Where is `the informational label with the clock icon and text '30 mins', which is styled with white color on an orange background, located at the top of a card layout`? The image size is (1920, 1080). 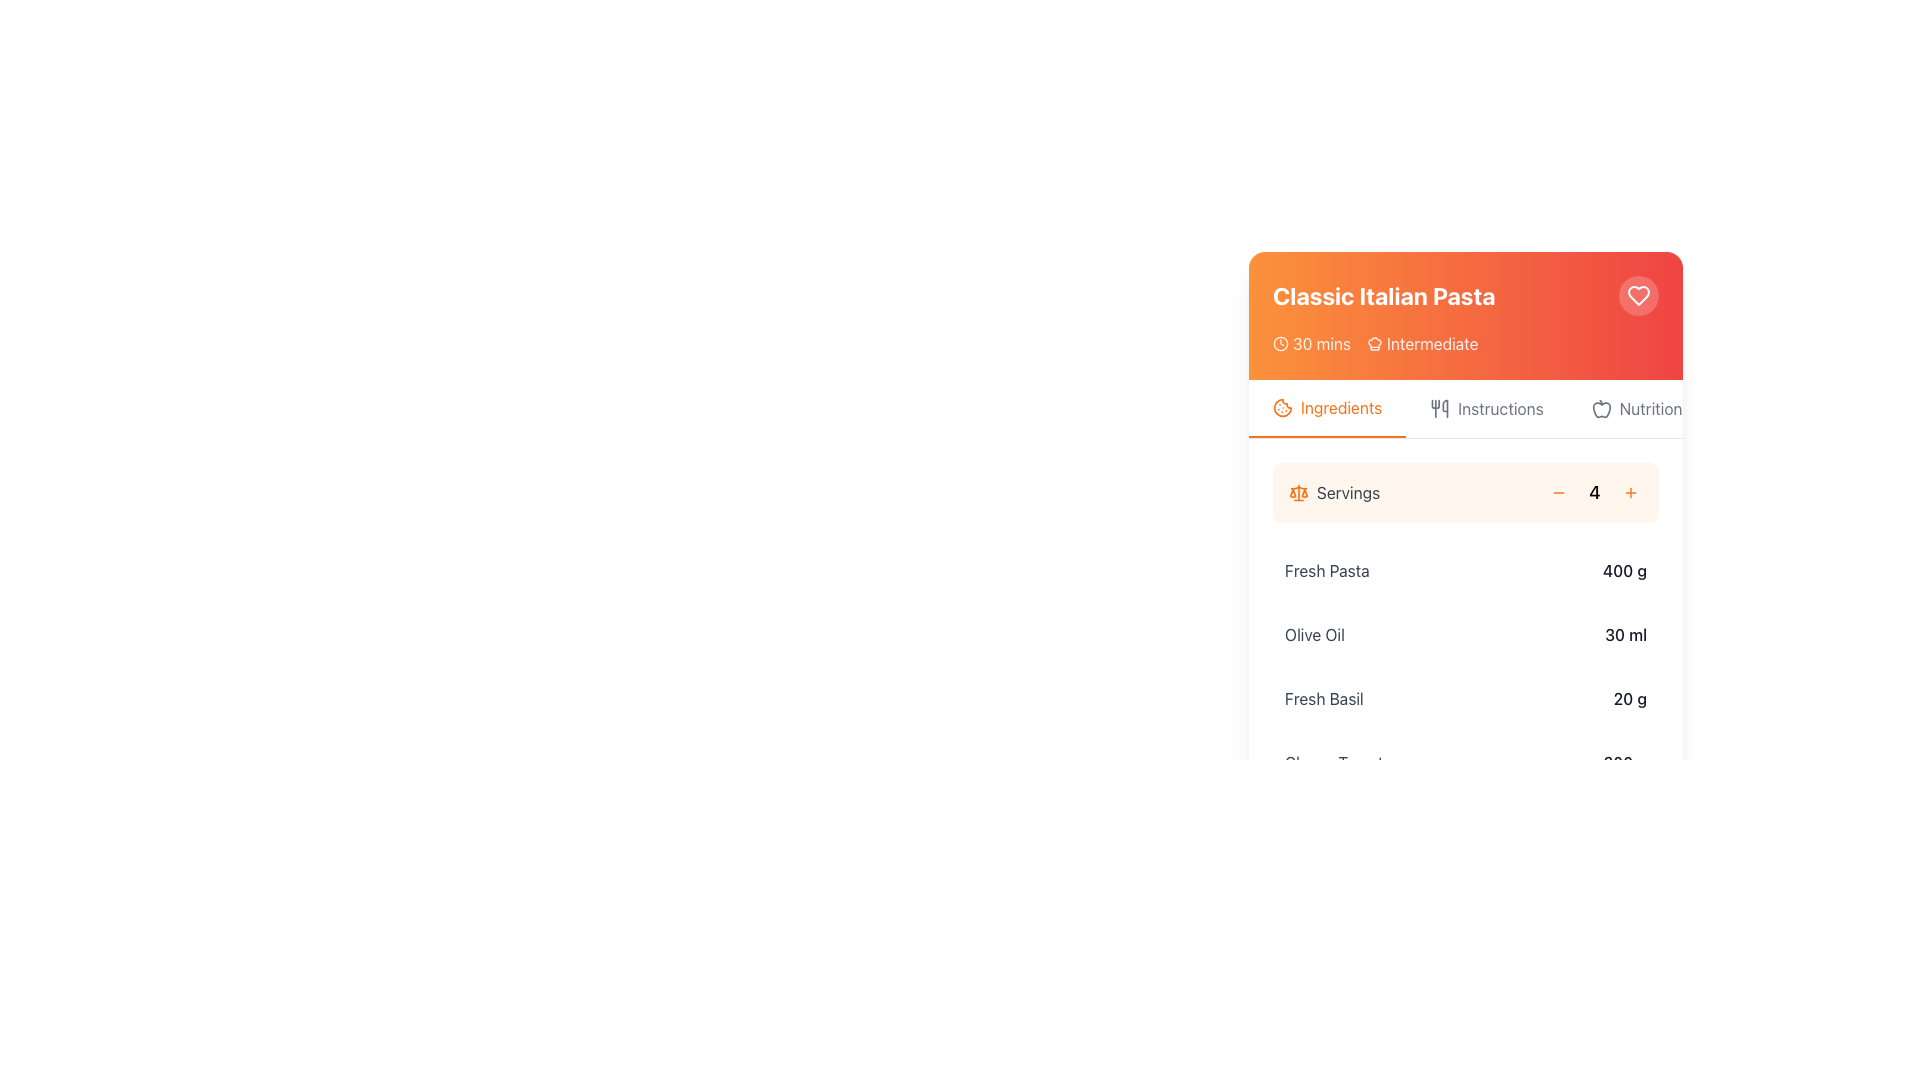 the informational label with the clock icon and text '30 mins', which is styled with white color on an orange background, located at the top of a card layout is located at coordinates (1311, 342).